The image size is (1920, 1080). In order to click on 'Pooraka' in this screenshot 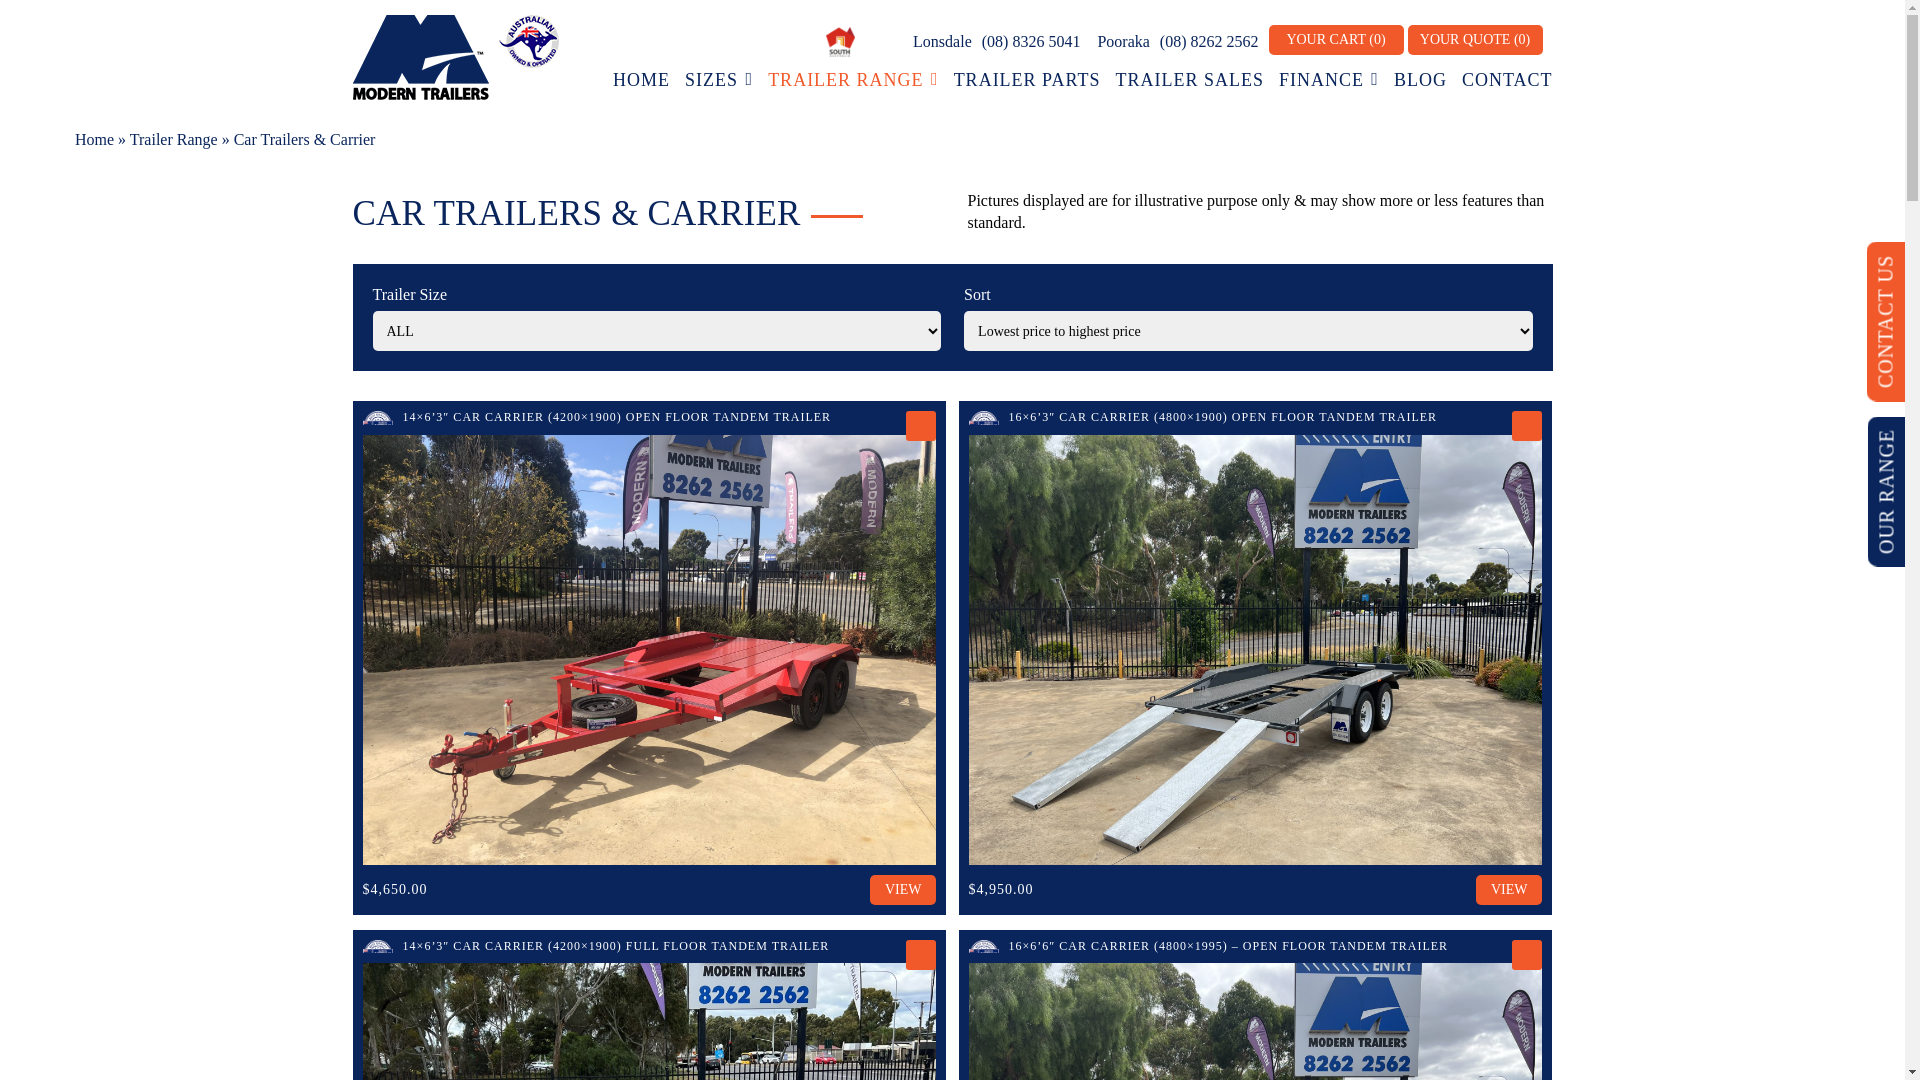, I will do `click(1121, 41)`.